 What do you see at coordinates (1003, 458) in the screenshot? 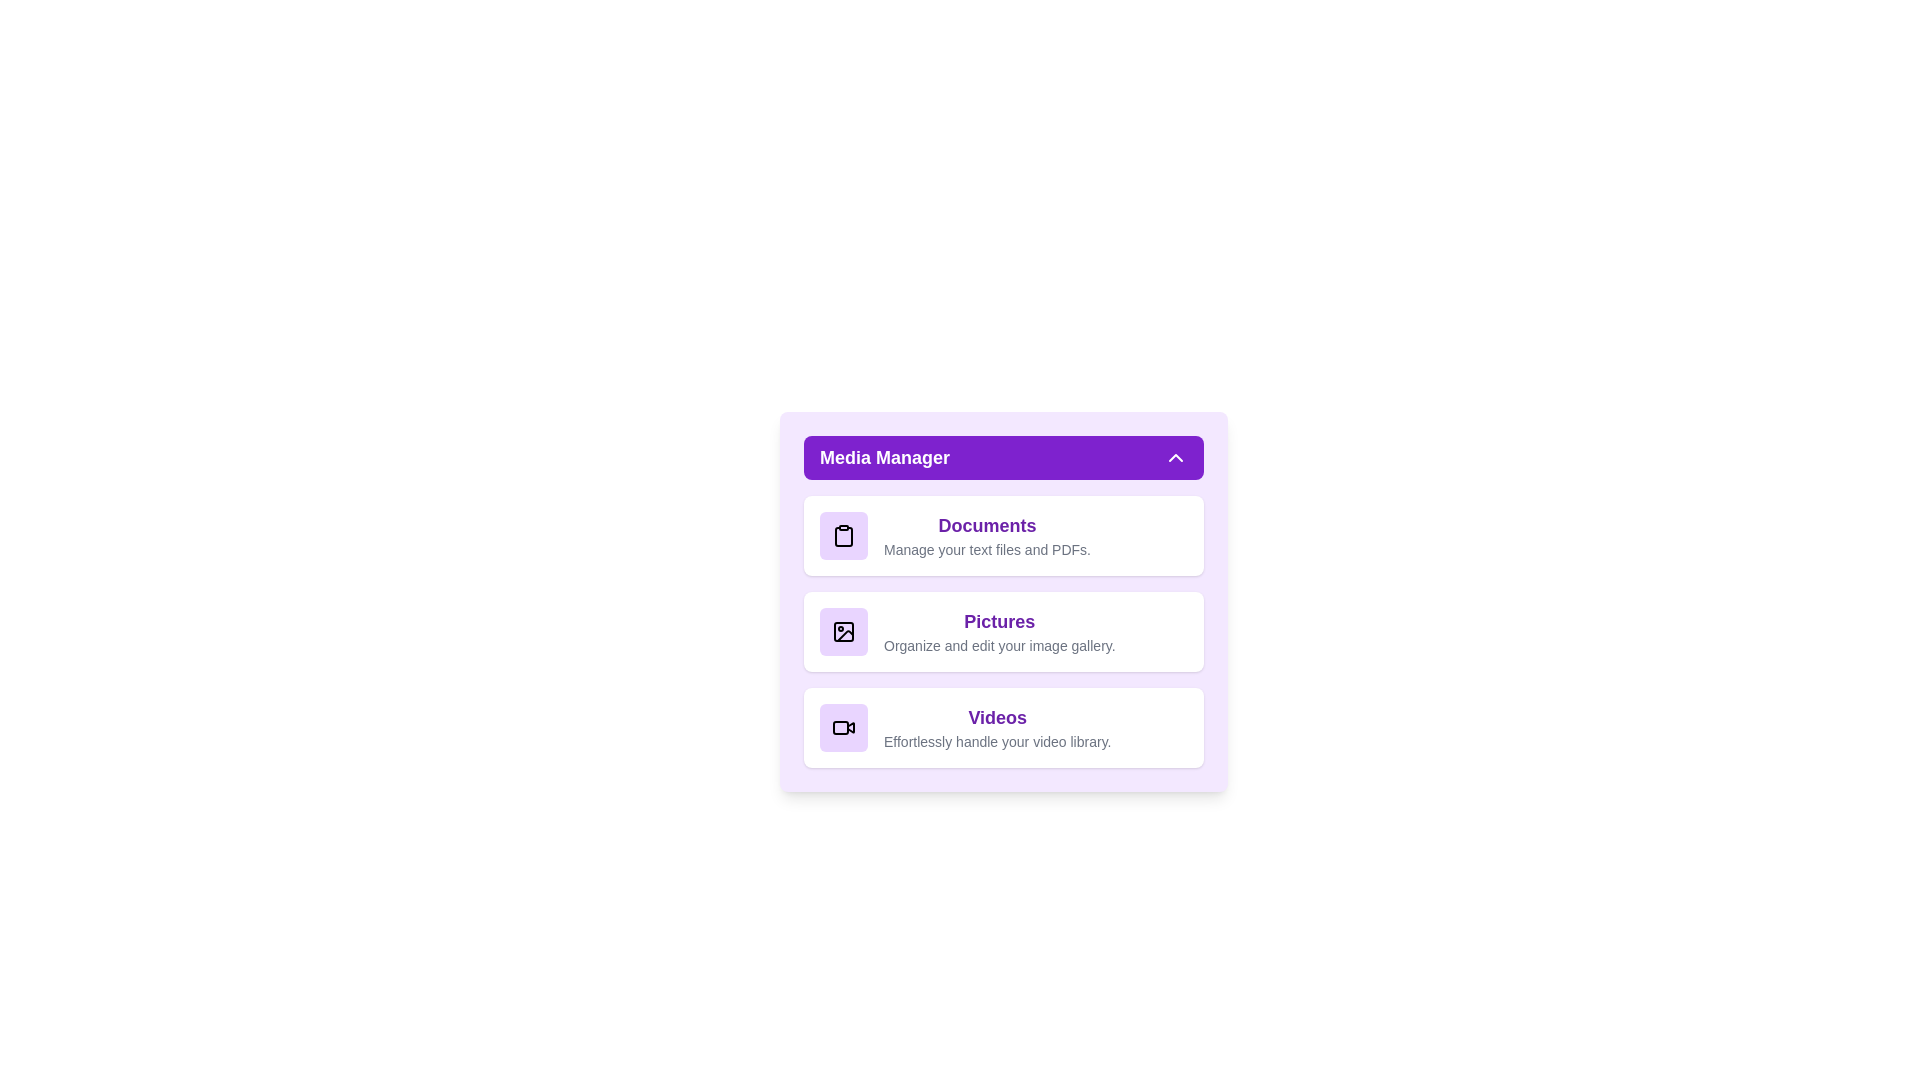
I see `the 'Media Manager' button to toggle the menu visibility` at bounding box center [1003, 458].